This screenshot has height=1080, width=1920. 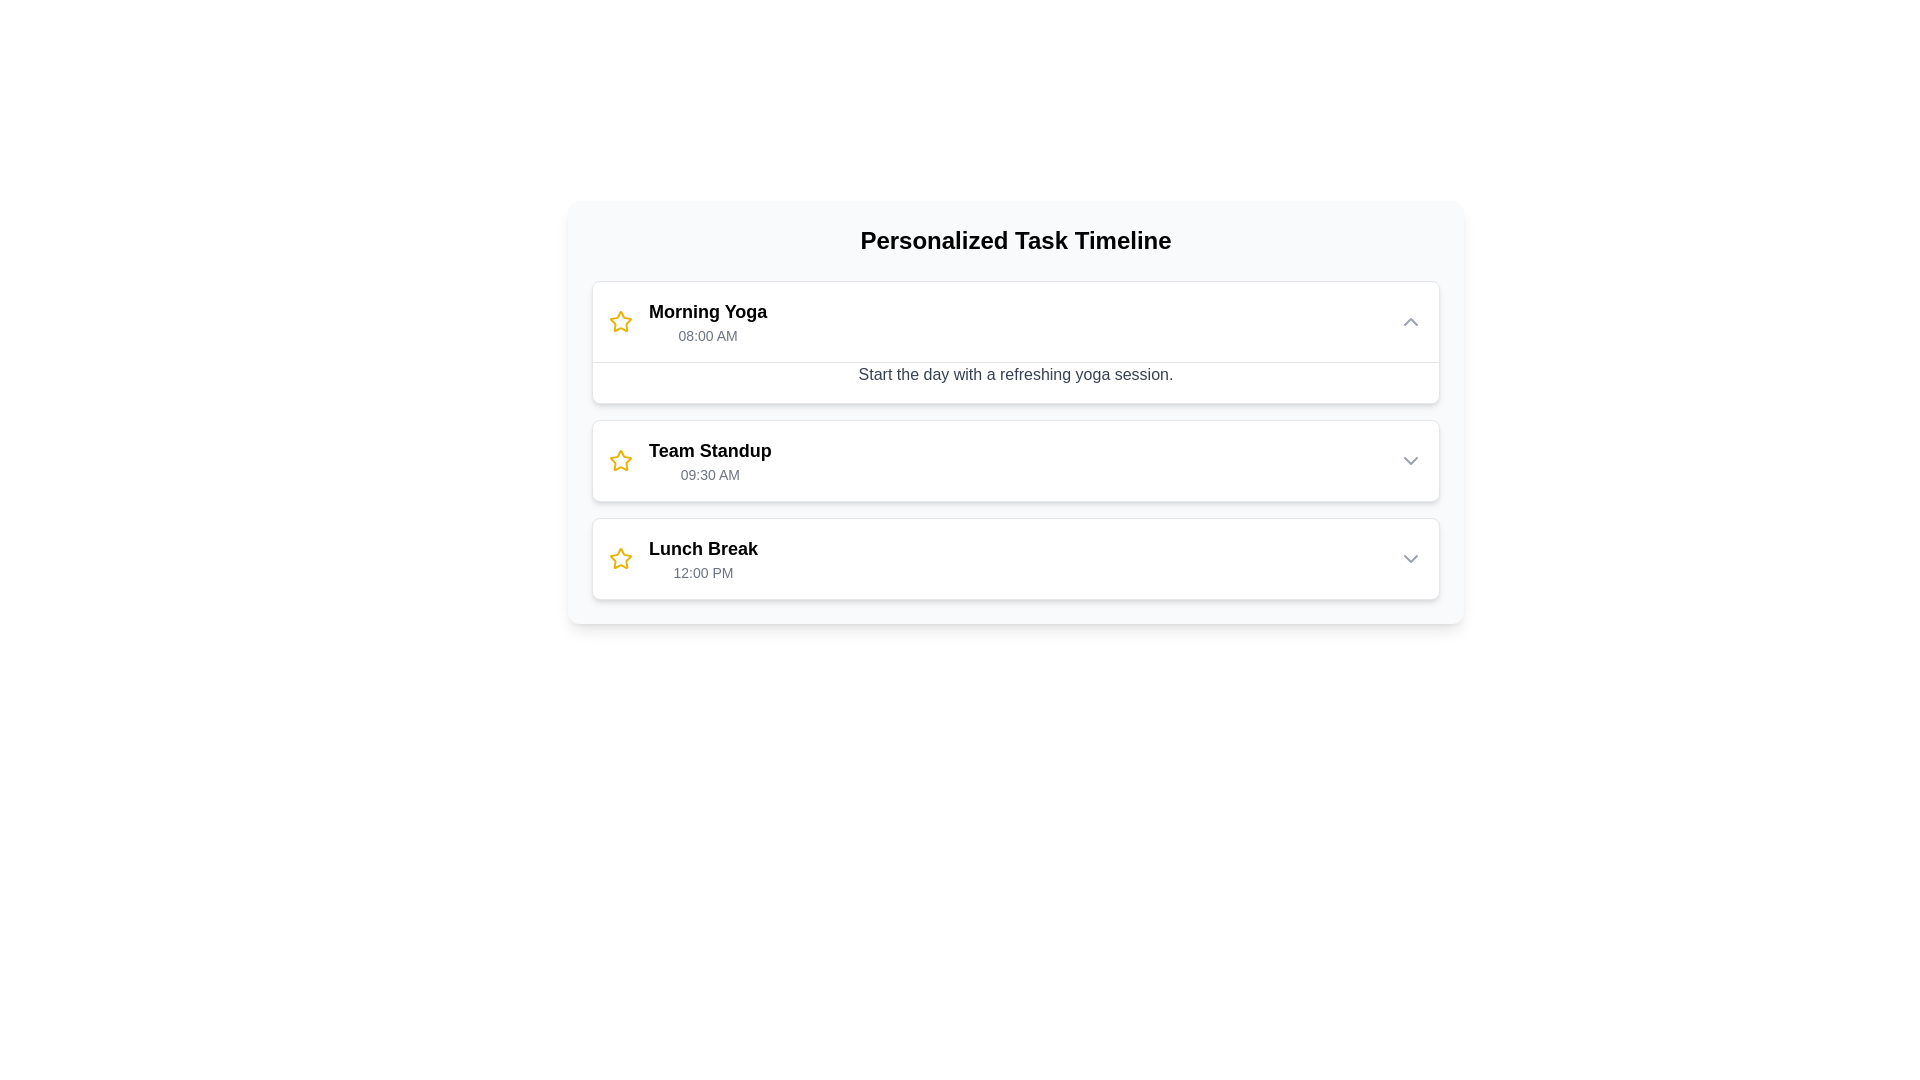 What do you see at coordinates (683, 559) in the screenshot?
I see `the 'Lunch Break' text in the grouped UI component consisting of a yellow outlined star icon and two text fields` at bounding box center [683, 559].